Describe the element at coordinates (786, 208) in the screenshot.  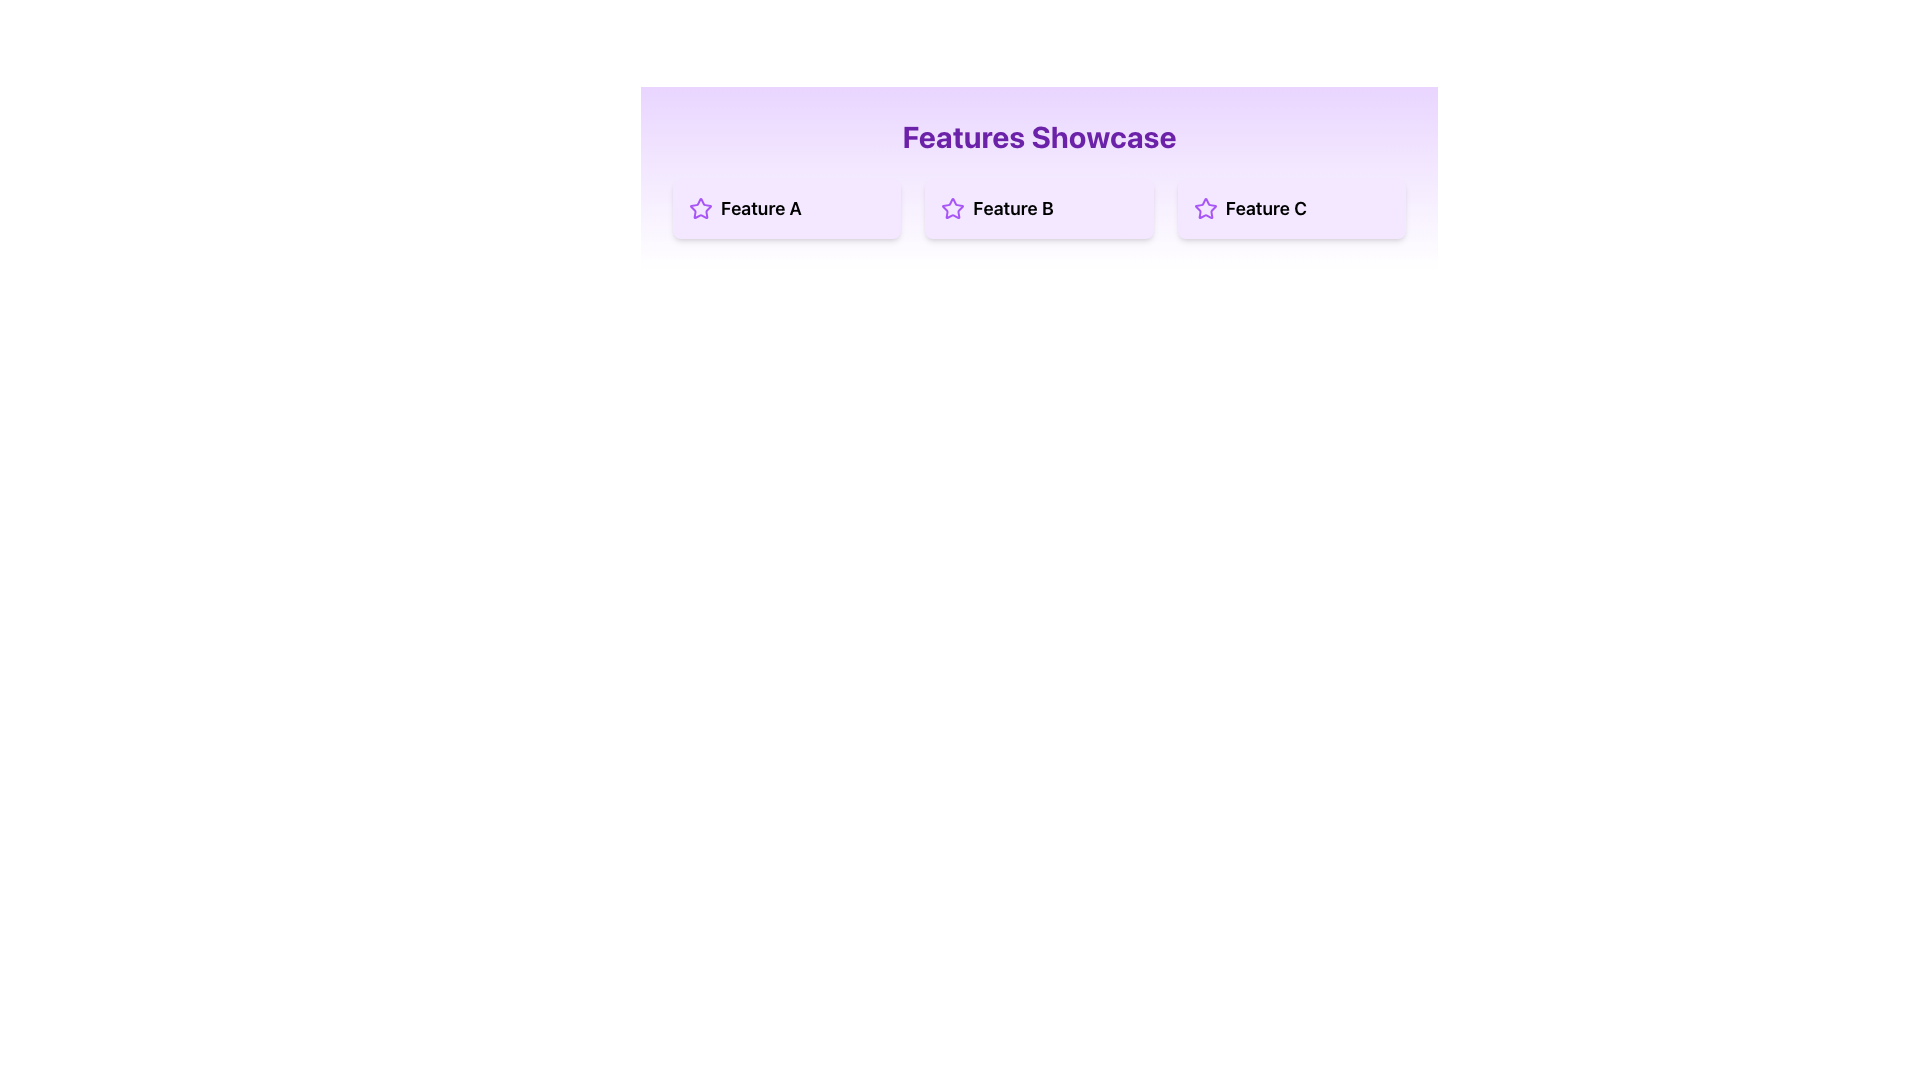
I see `the button labeled 'Feature A', which is the first item in a horizontal lineup of options. This button may trigger more details or a selection action` at that location.